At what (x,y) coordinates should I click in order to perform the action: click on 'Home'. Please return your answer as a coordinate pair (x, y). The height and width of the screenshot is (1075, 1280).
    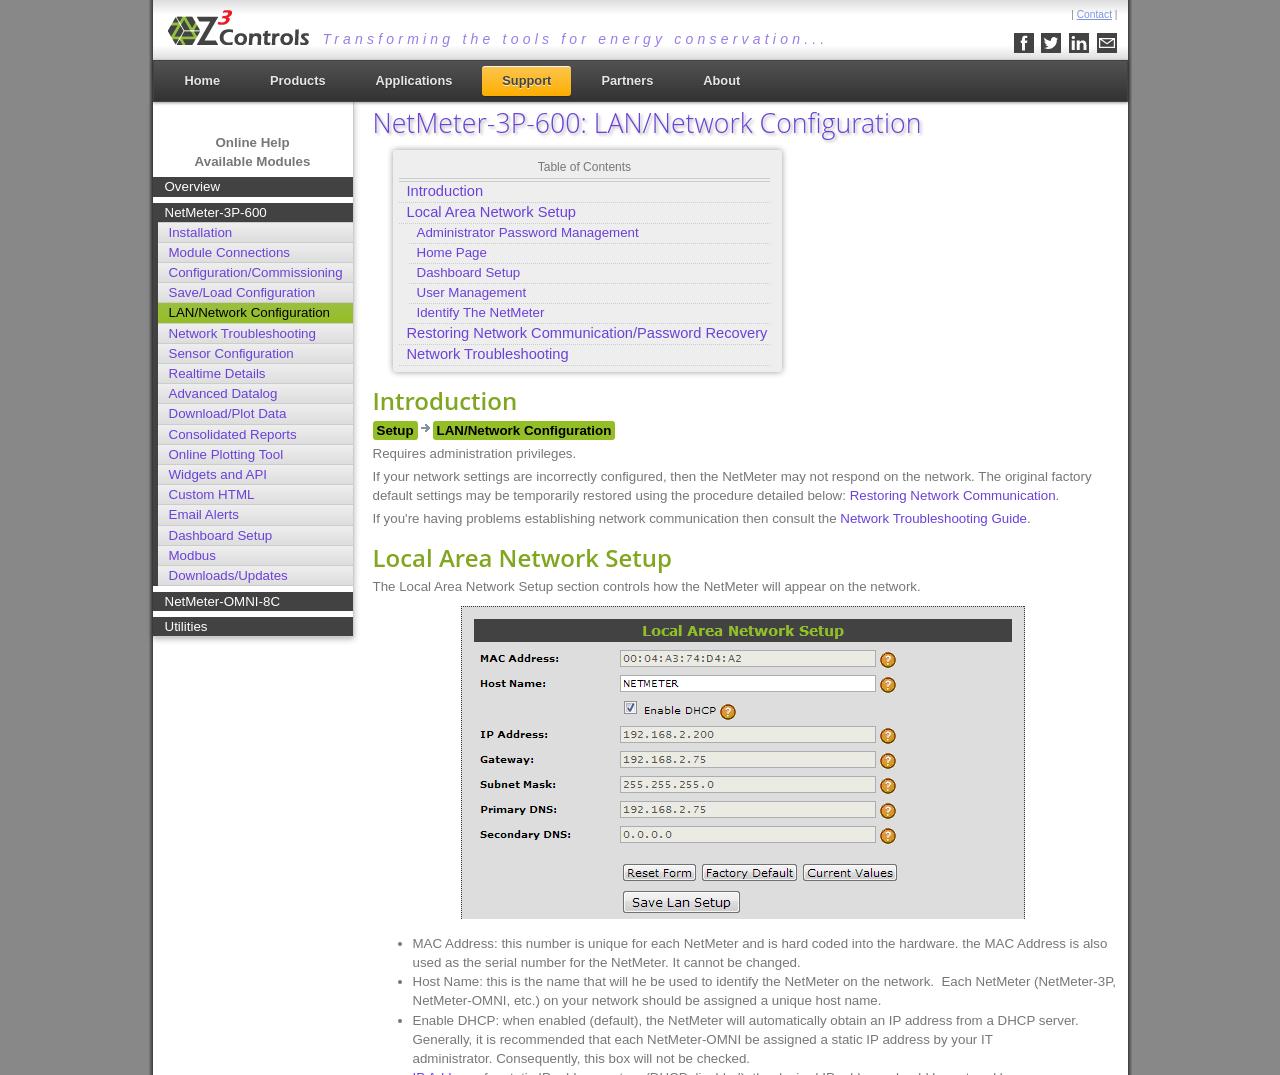
    Looking at the image, I should click on (201, 80).